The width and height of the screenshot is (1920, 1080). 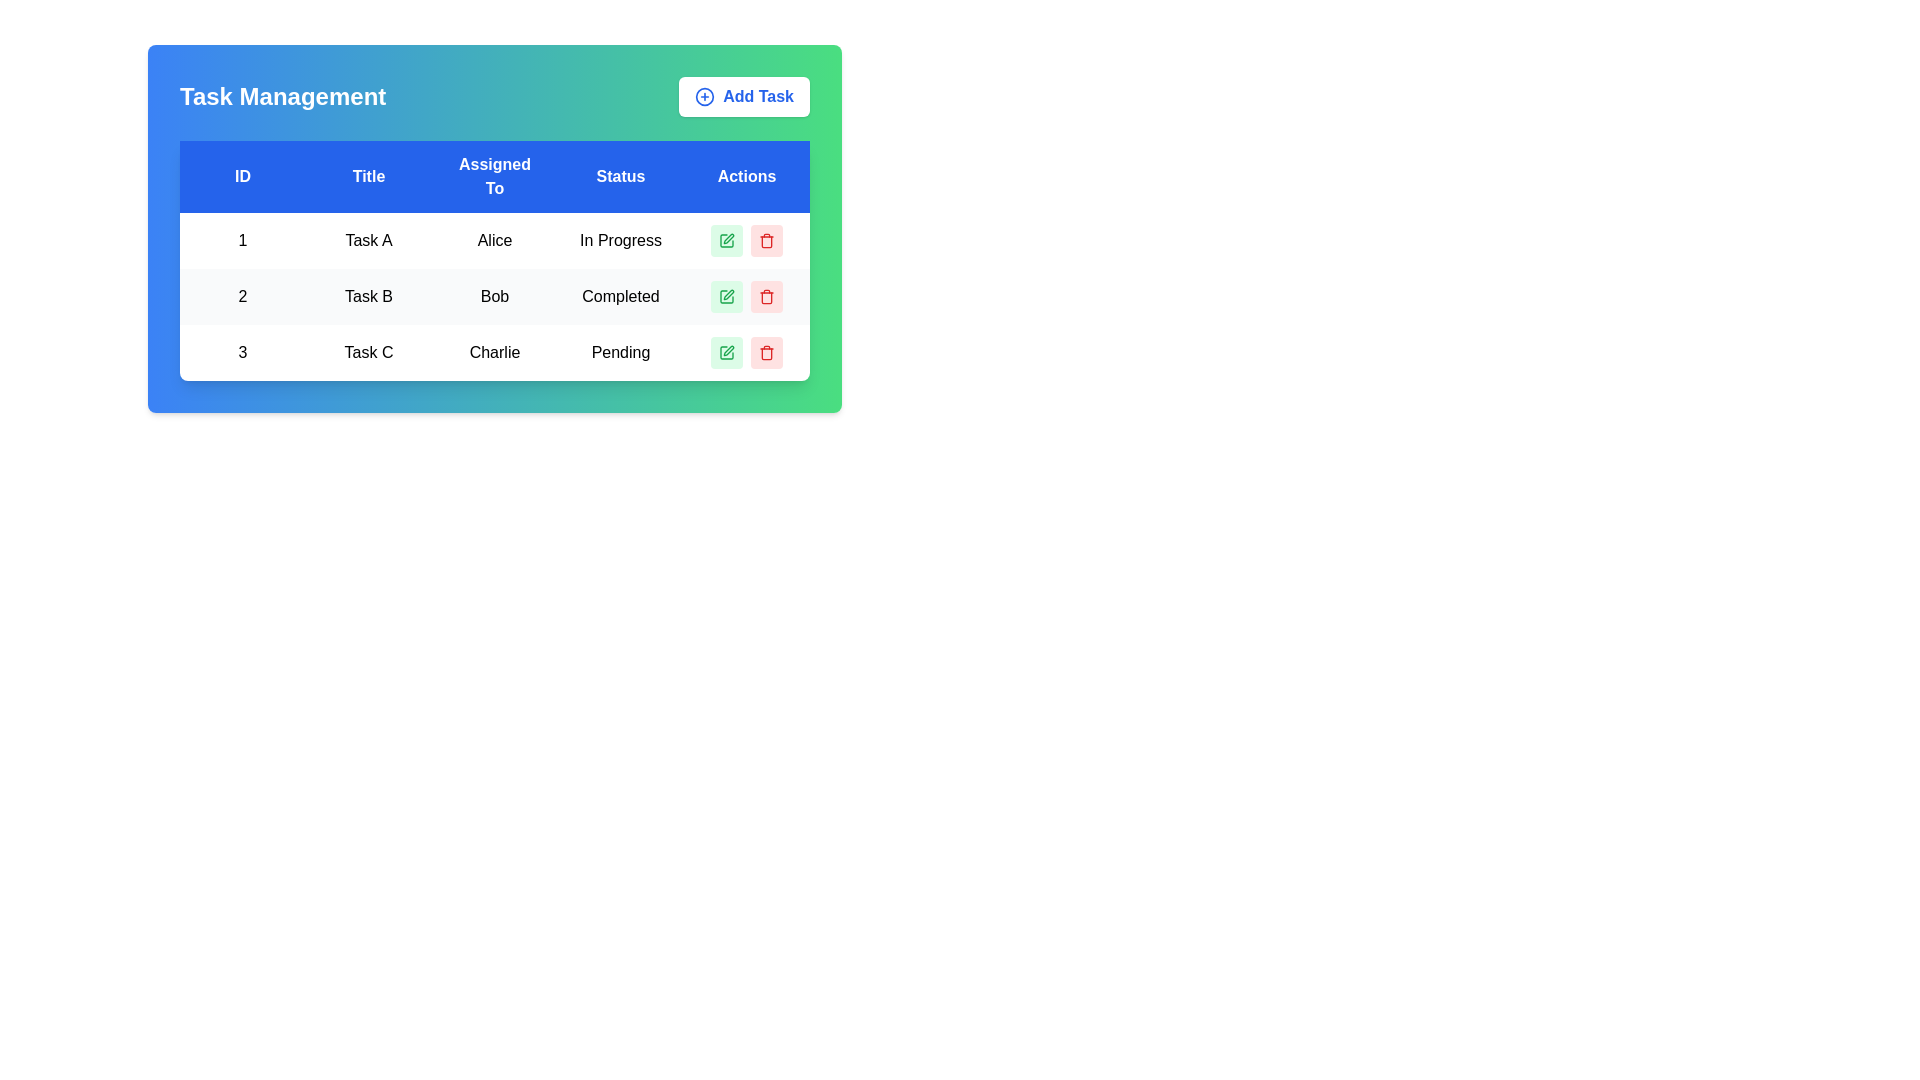 I want to click on the first cell in the third row of the table under the 'ID' column, so click(x=242, y=352).